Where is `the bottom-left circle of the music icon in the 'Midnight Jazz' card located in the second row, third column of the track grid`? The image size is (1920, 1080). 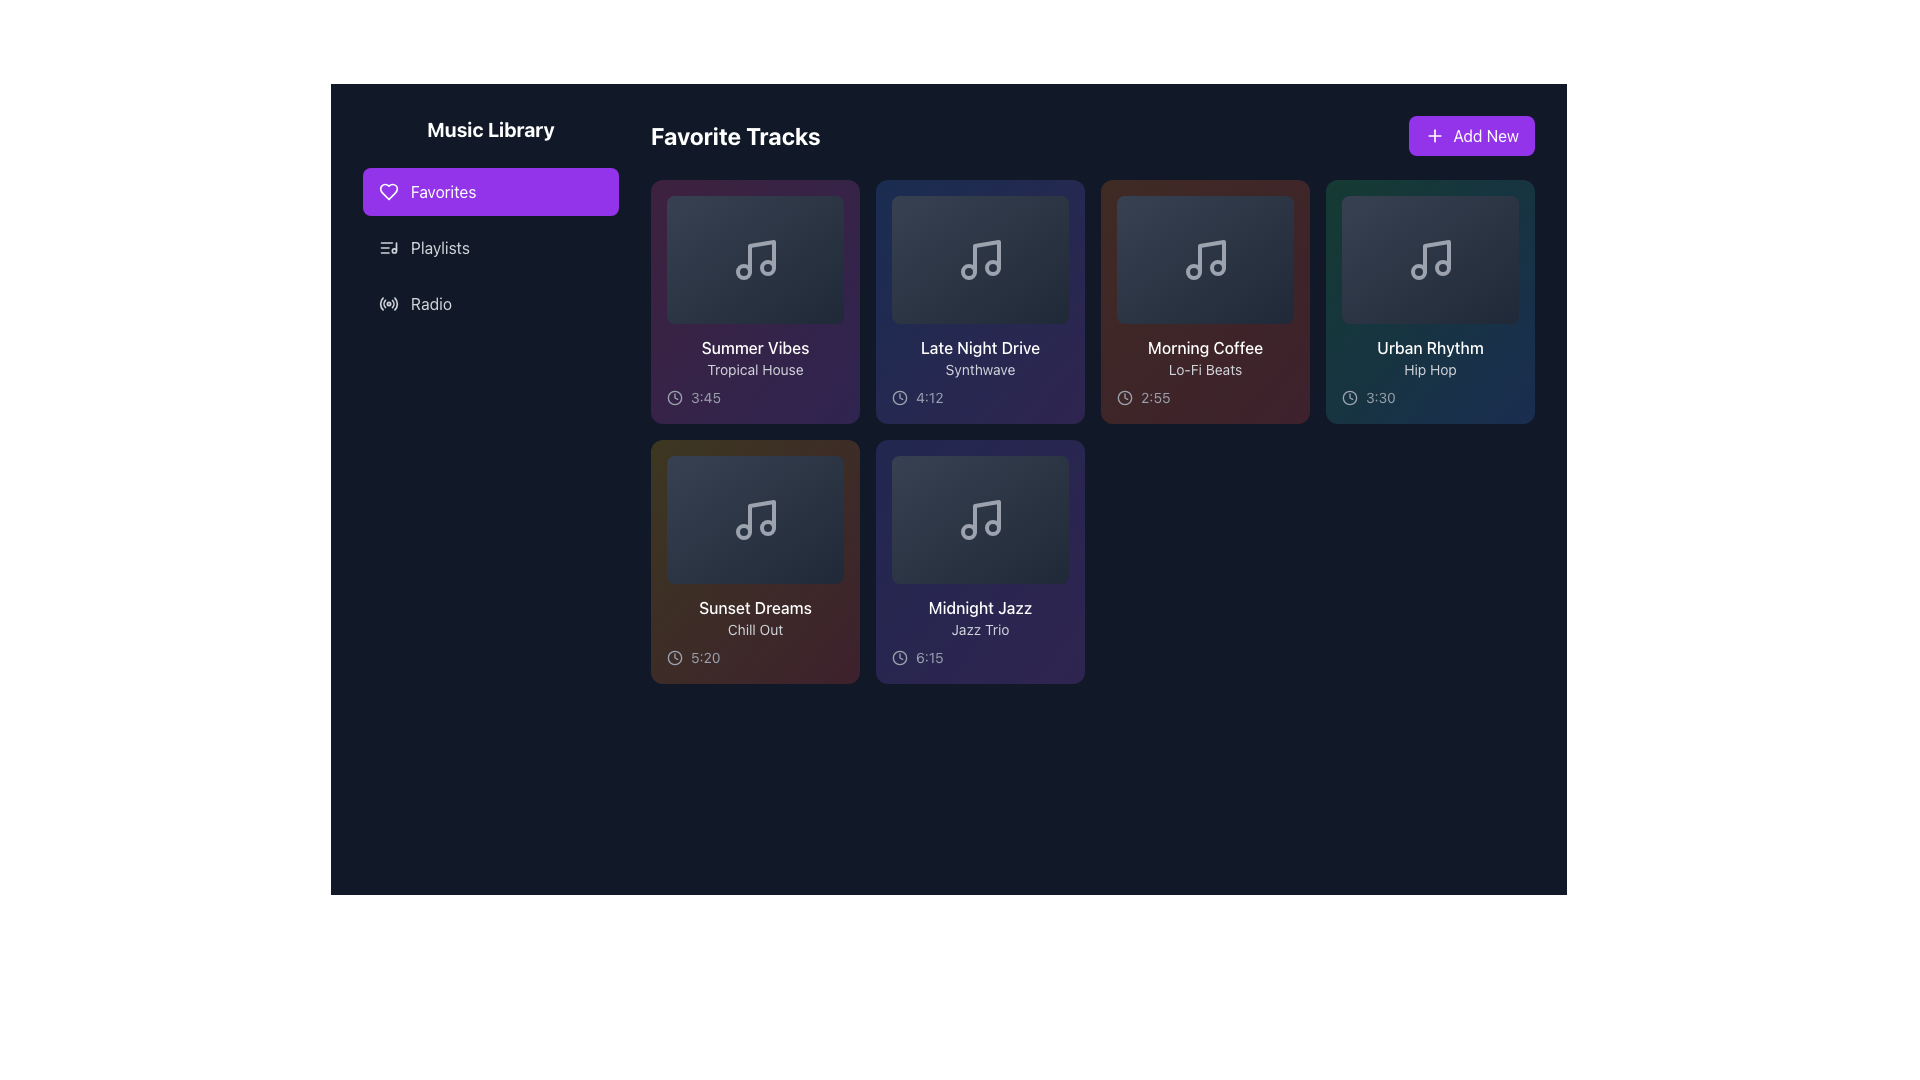 the bottom-left circle of the music icon in the 'Midnight Jazz' card located in the second row, third column of the track grid is located at coordinates (968, 531).